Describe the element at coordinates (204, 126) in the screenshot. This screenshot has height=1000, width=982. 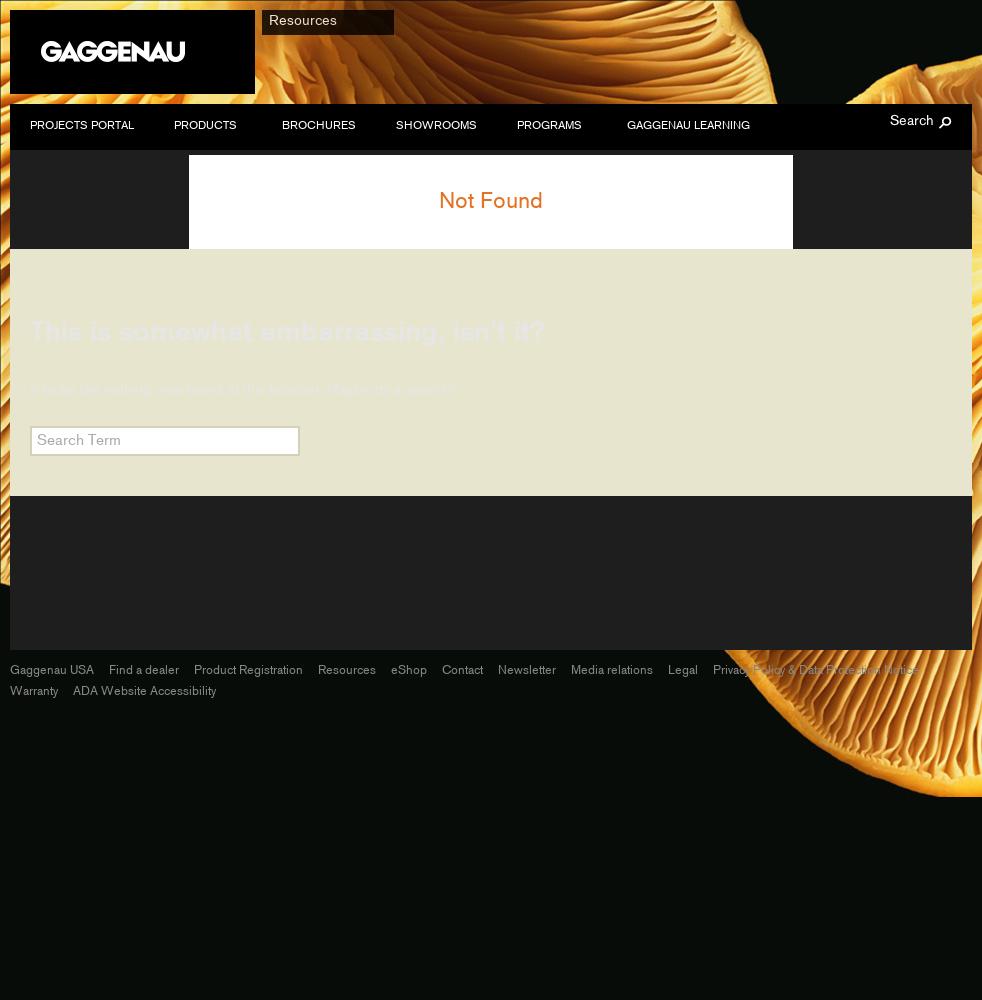
I see `'Products'` at that location.